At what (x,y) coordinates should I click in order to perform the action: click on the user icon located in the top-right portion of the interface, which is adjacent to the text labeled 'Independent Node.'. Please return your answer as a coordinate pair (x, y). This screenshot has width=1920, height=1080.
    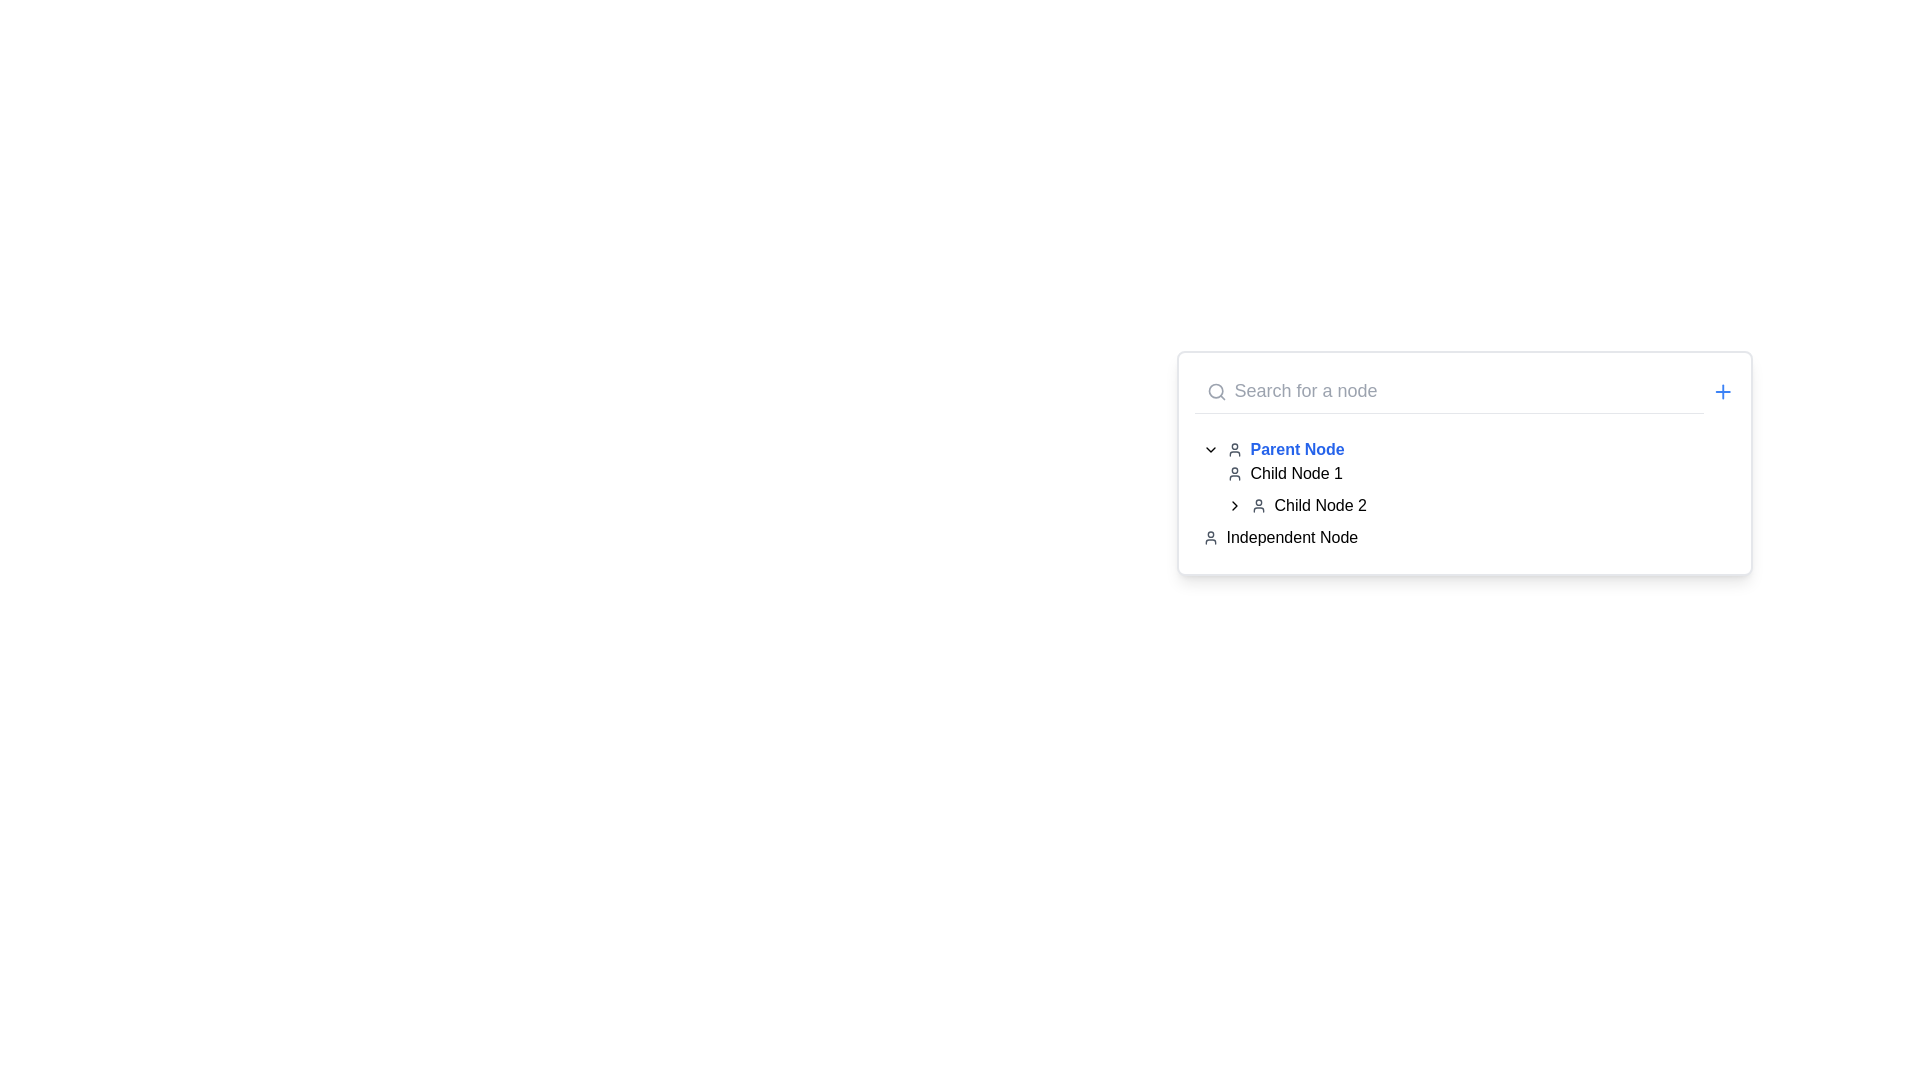
    Looking at the image, I should click on (1209, 536).